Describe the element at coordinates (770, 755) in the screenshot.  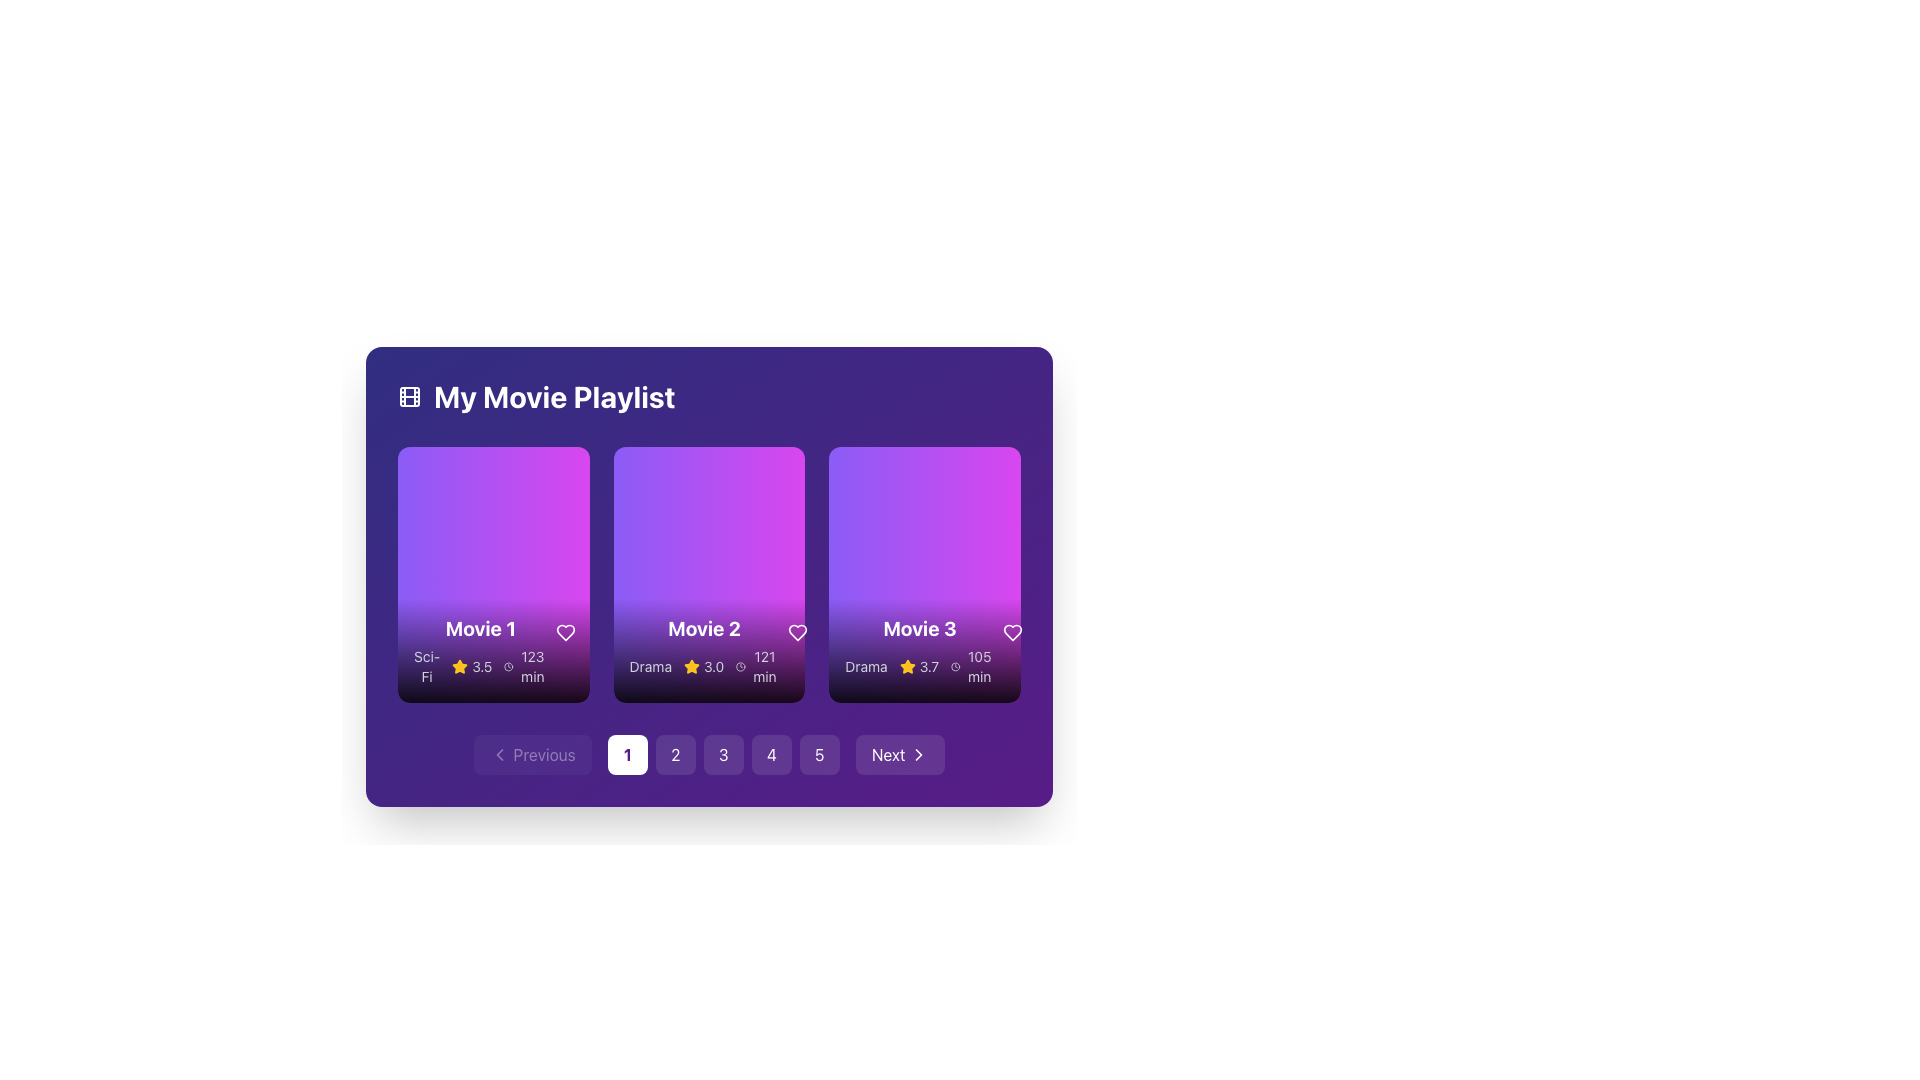
I see `the pagination button that navigates to page 4 of the movie playlist, located near the bottom center of the interface, just below the row of movie thumbnails` at that location.